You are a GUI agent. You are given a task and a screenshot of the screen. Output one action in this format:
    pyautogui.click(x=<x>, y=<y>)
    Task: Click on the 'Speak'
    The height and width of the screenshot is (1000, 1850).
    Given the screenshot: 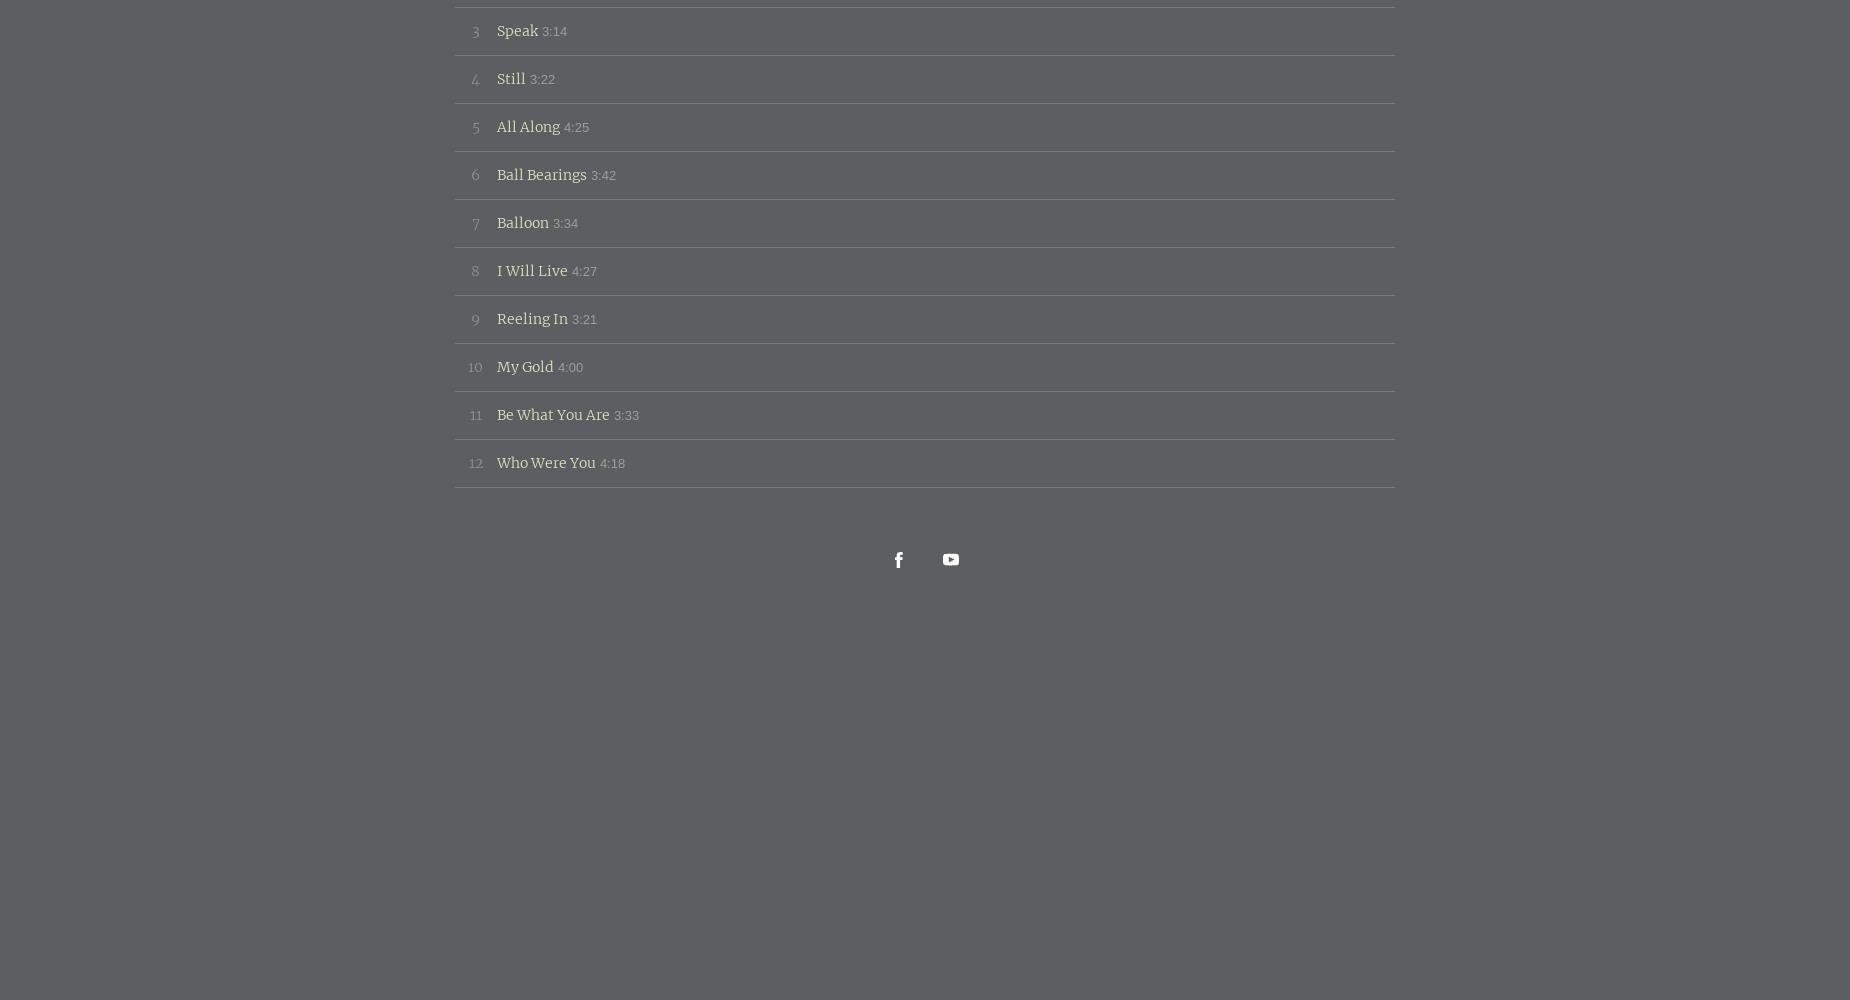 What is the action you would take?
    pyautogui.click(x=517, y=30)
    